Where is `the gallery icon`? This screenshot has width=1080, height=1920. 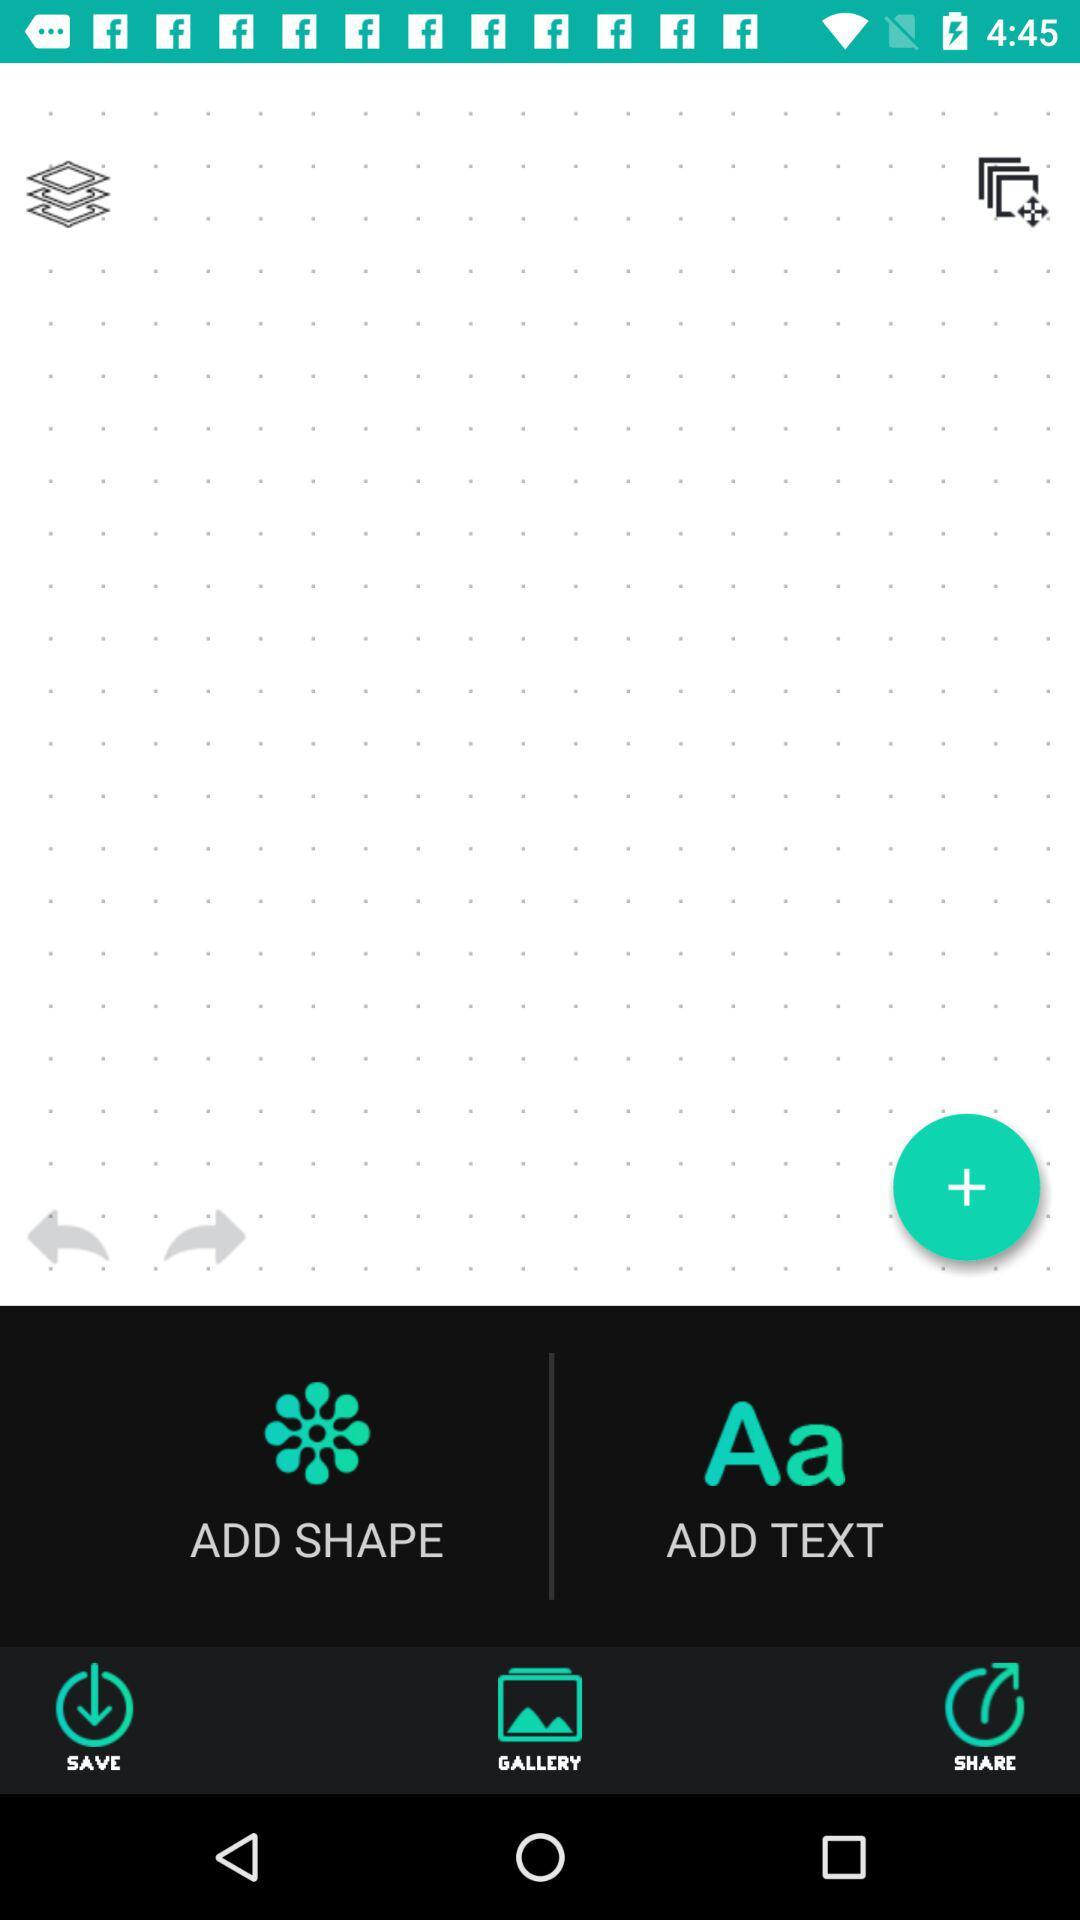 the gallery icon is located at coordinates (540, 1719).